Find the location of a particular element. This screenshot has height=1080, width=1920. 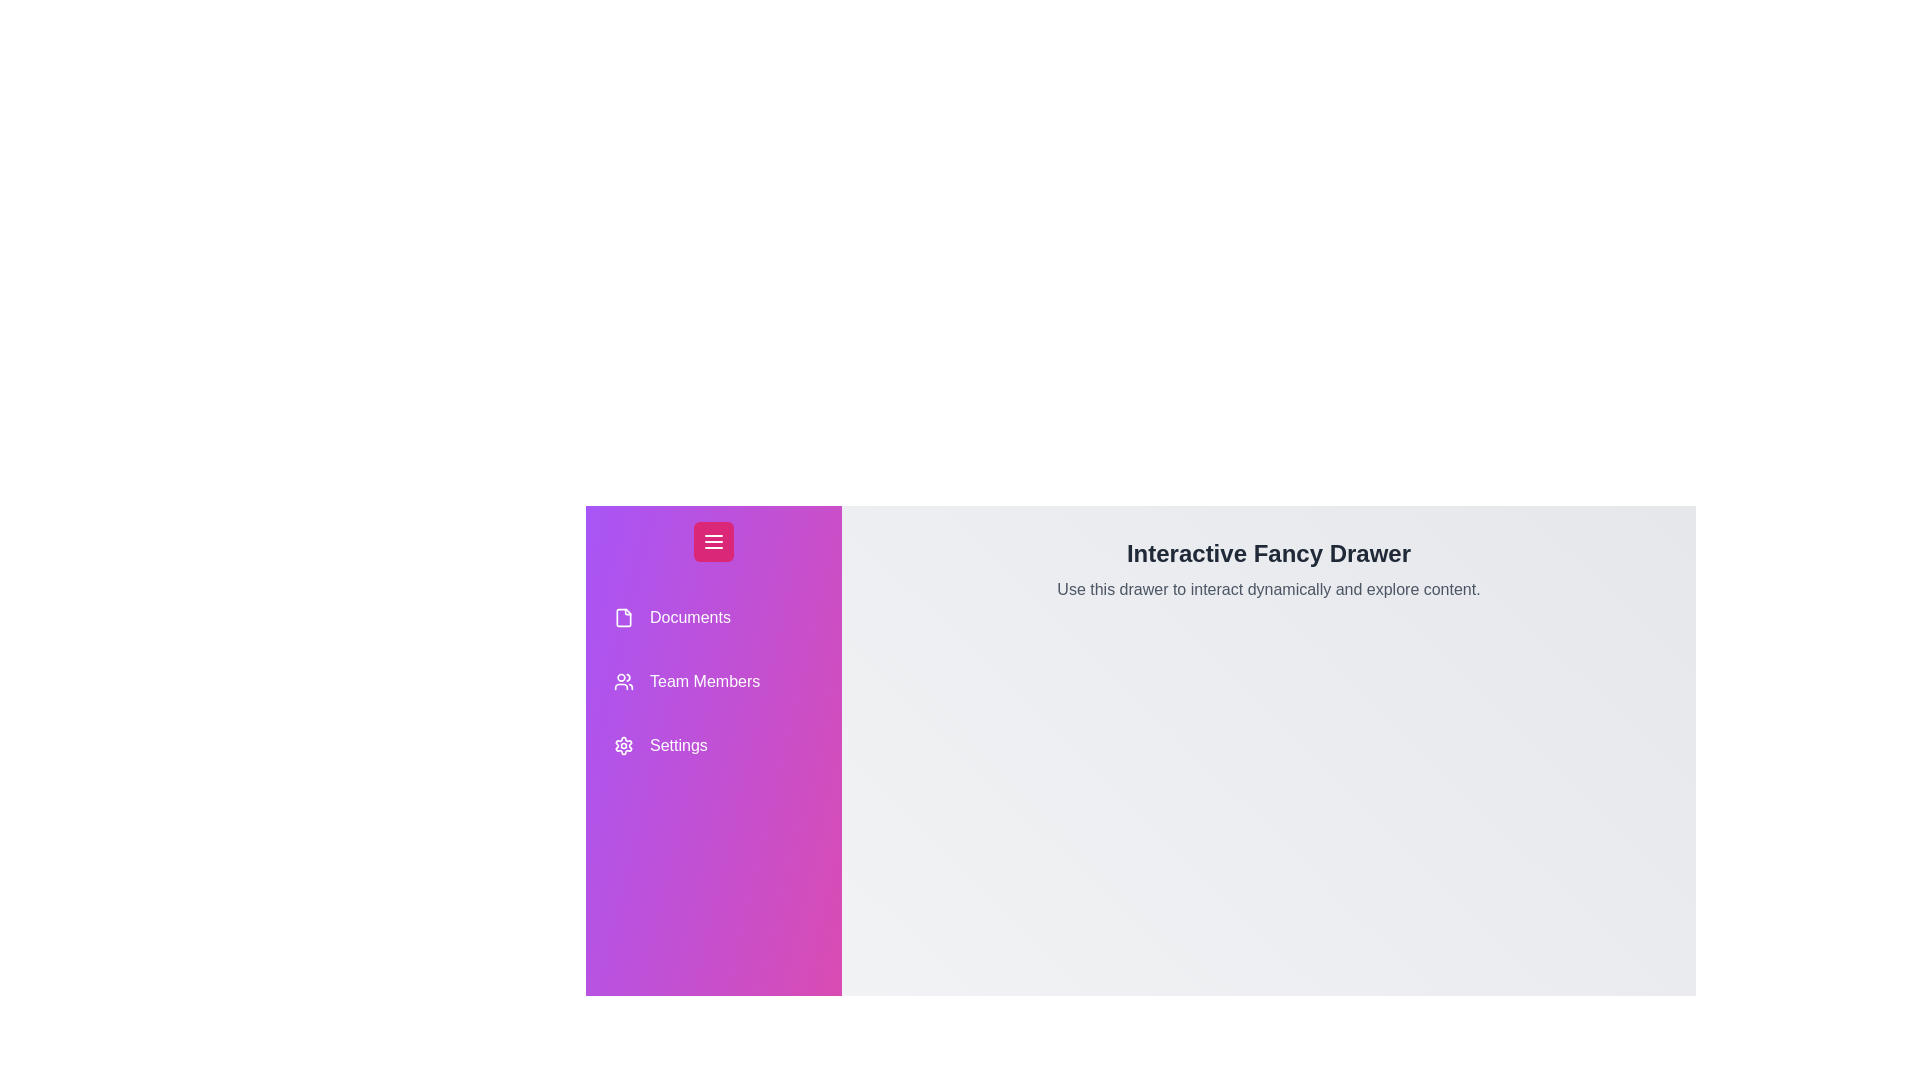

the drawer item Settings to select it is located at coordinates (714, 745).